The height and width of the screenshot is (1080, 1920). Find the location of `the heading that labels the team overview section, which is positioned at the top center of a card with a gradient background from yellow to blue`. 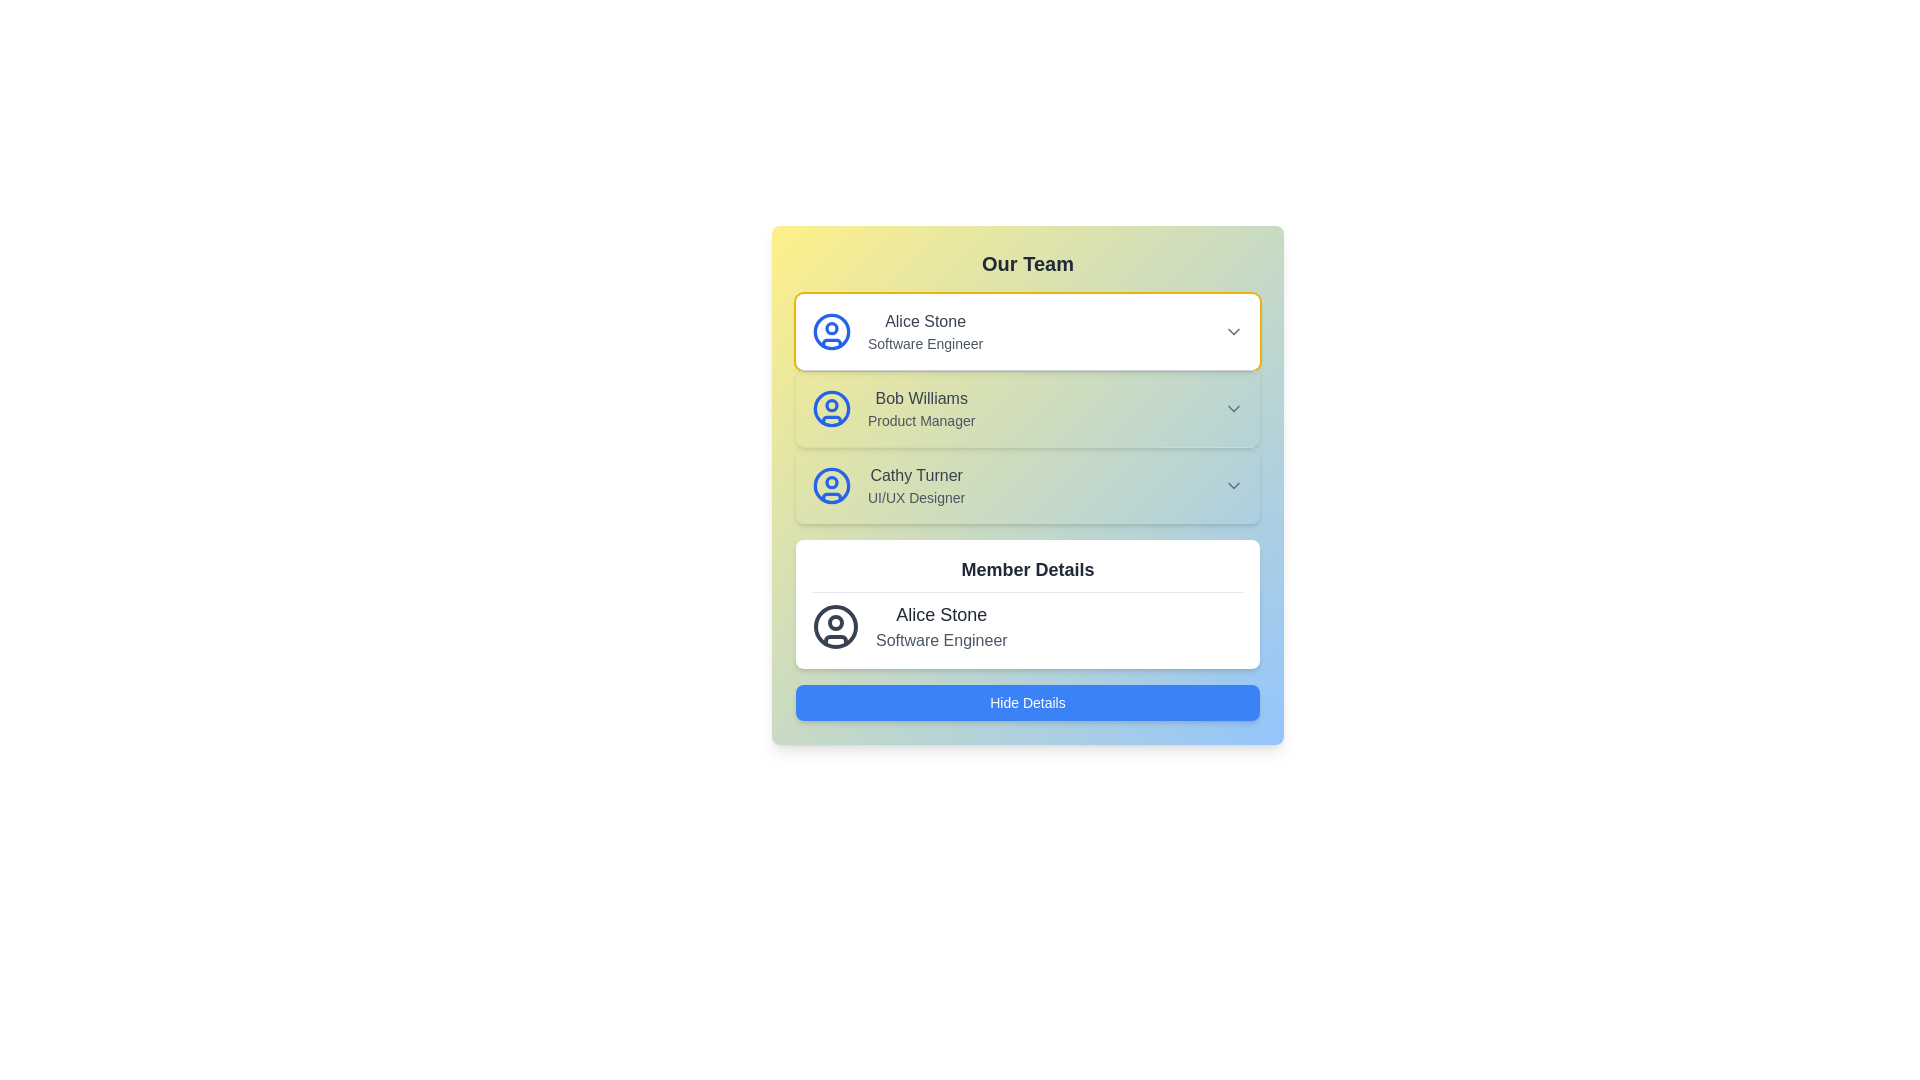

the heading that labels the team overview section, which is positioned at the top center of a card with a gradient background from yellow to blue is located at coordinates (1027, 262).